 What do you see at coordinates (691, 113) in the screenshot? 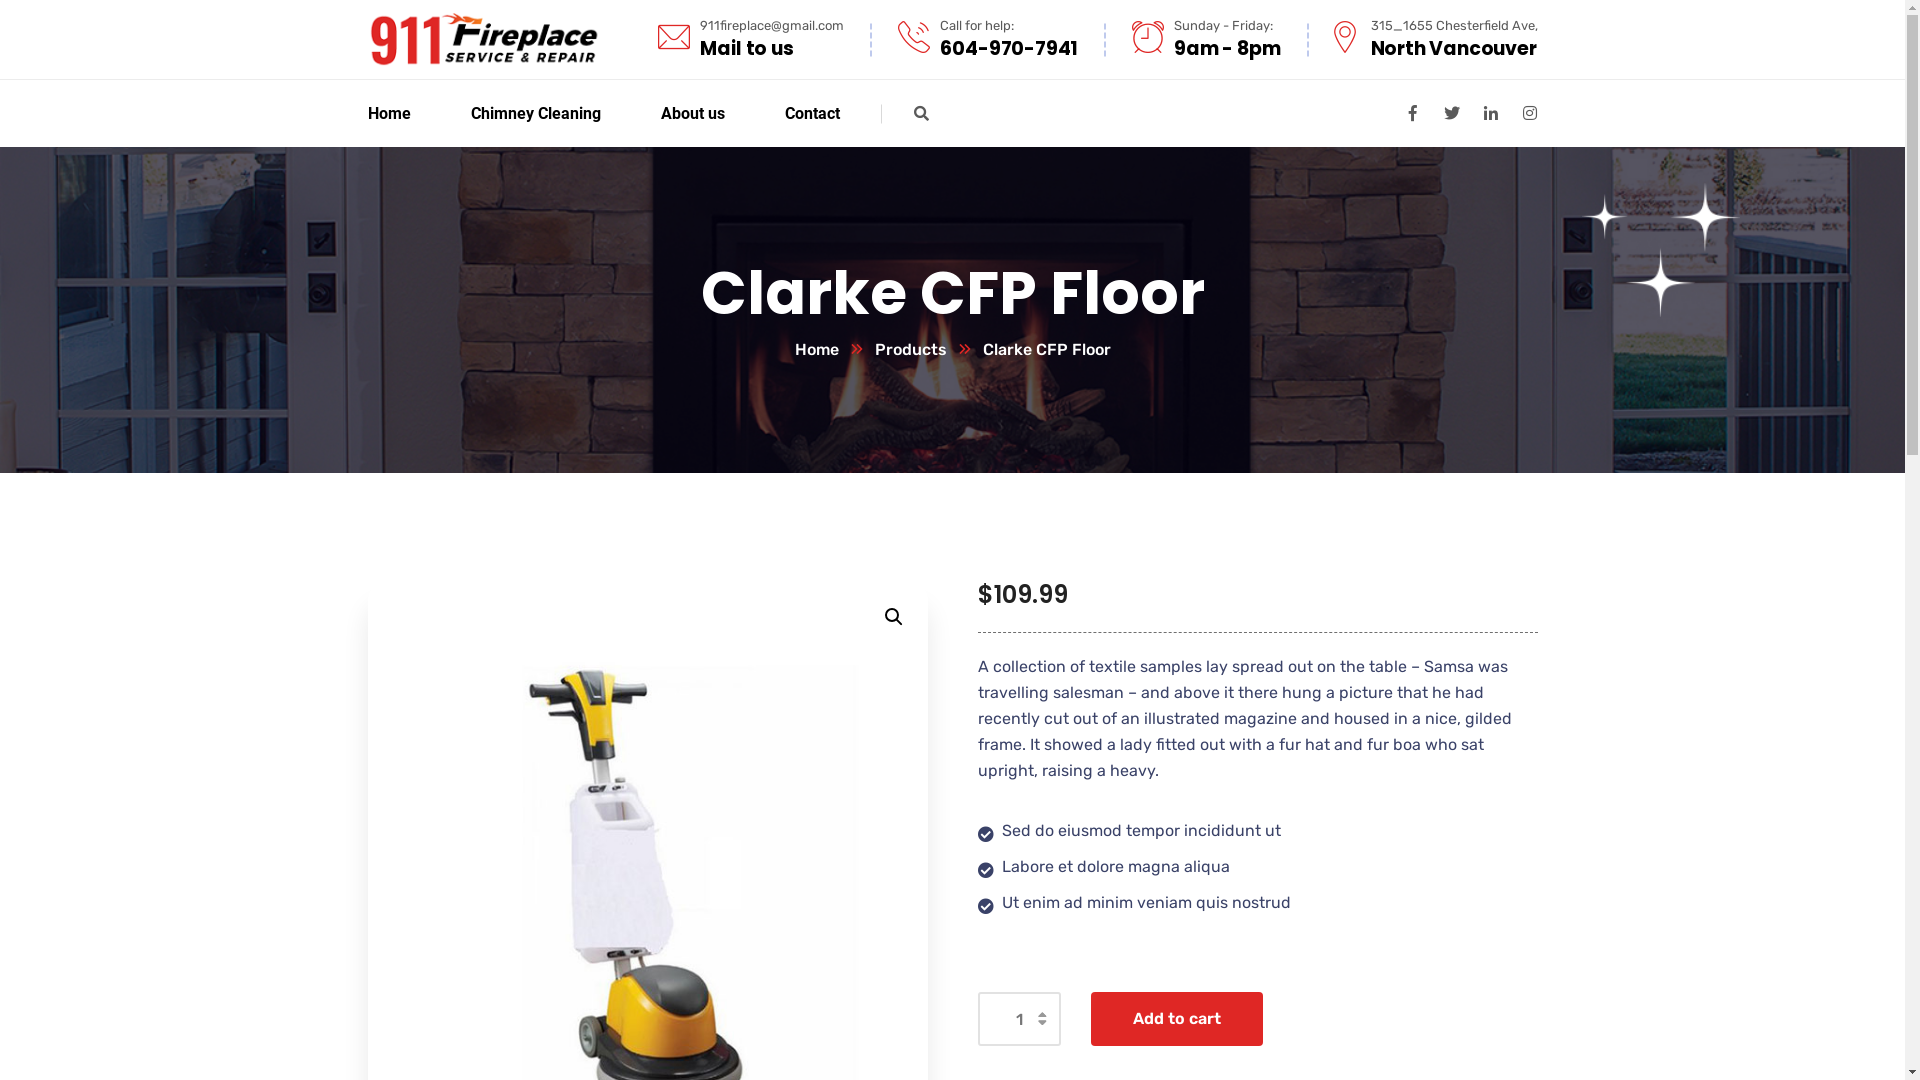
I see `'About us'` at bounding box center [691, 113].